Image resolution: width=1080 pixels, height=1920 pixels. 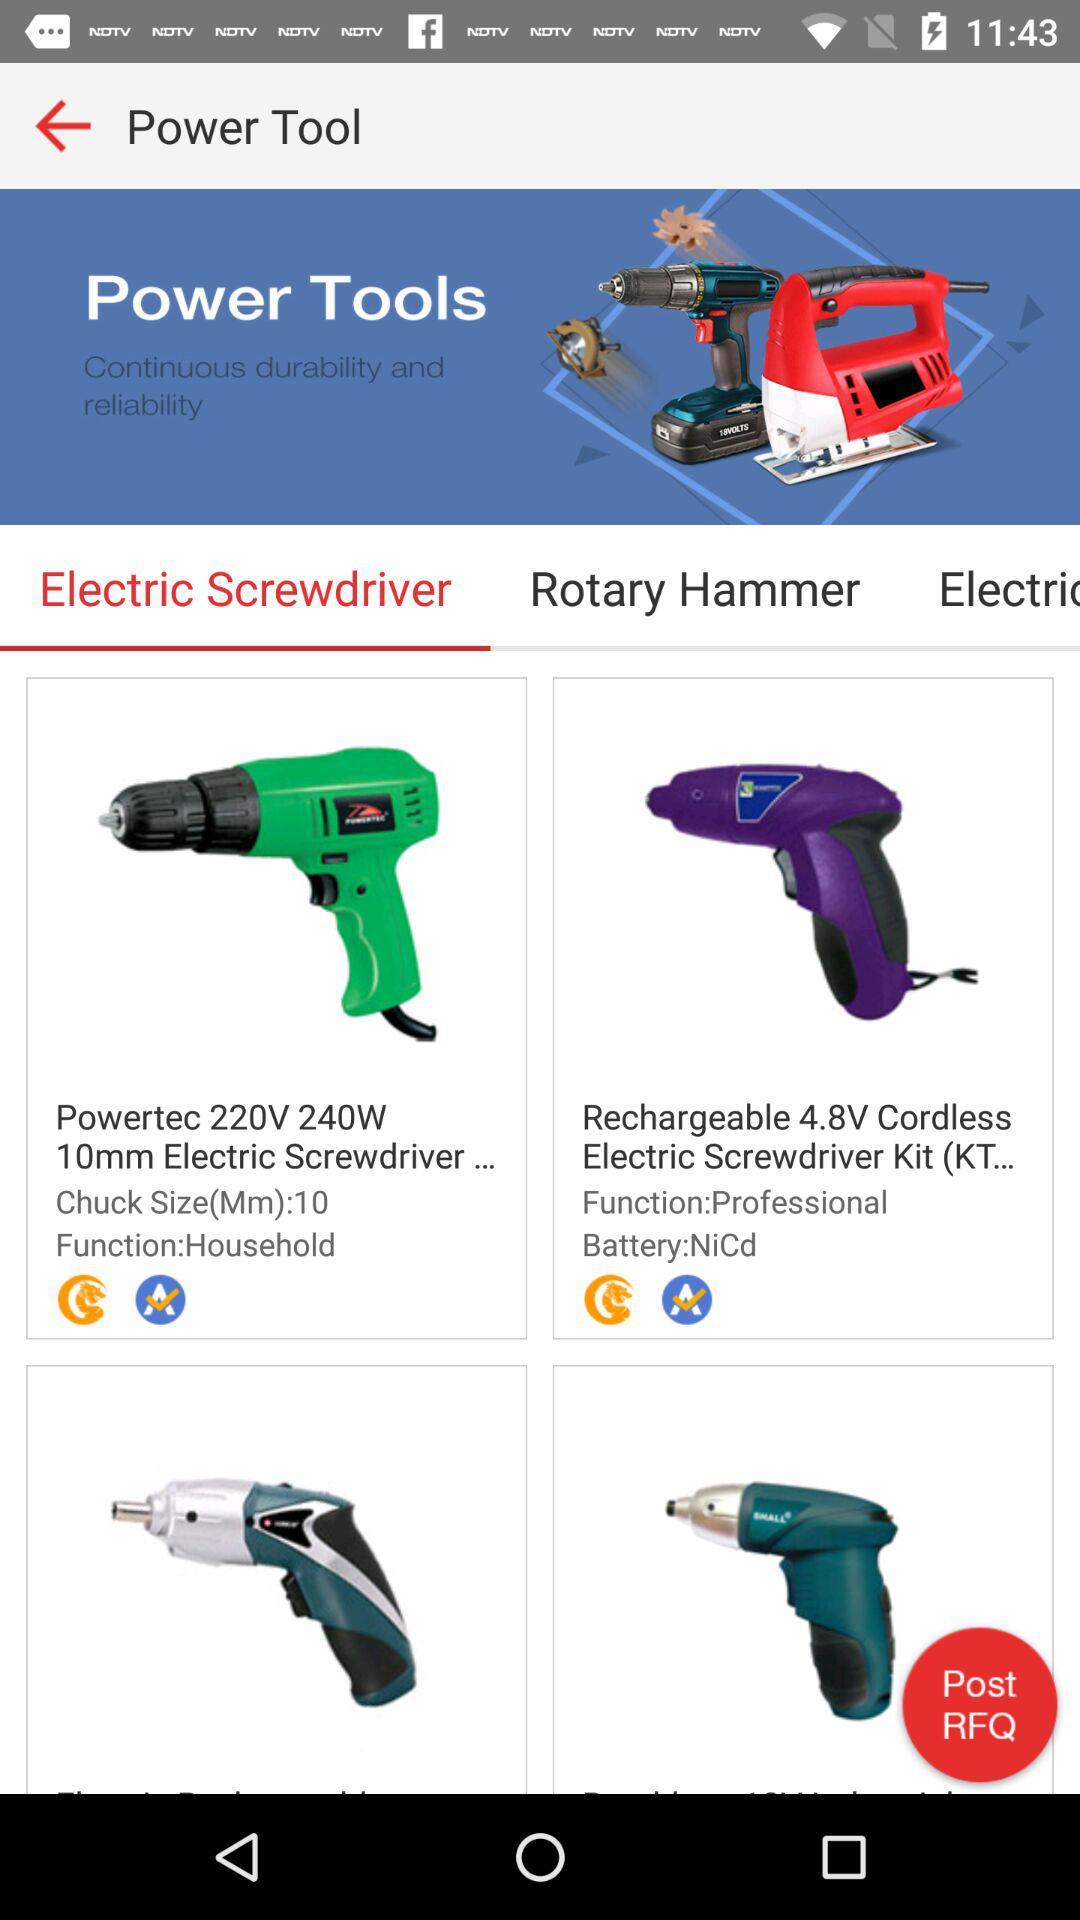 I want to click on go back, so click(x=61, y=124).